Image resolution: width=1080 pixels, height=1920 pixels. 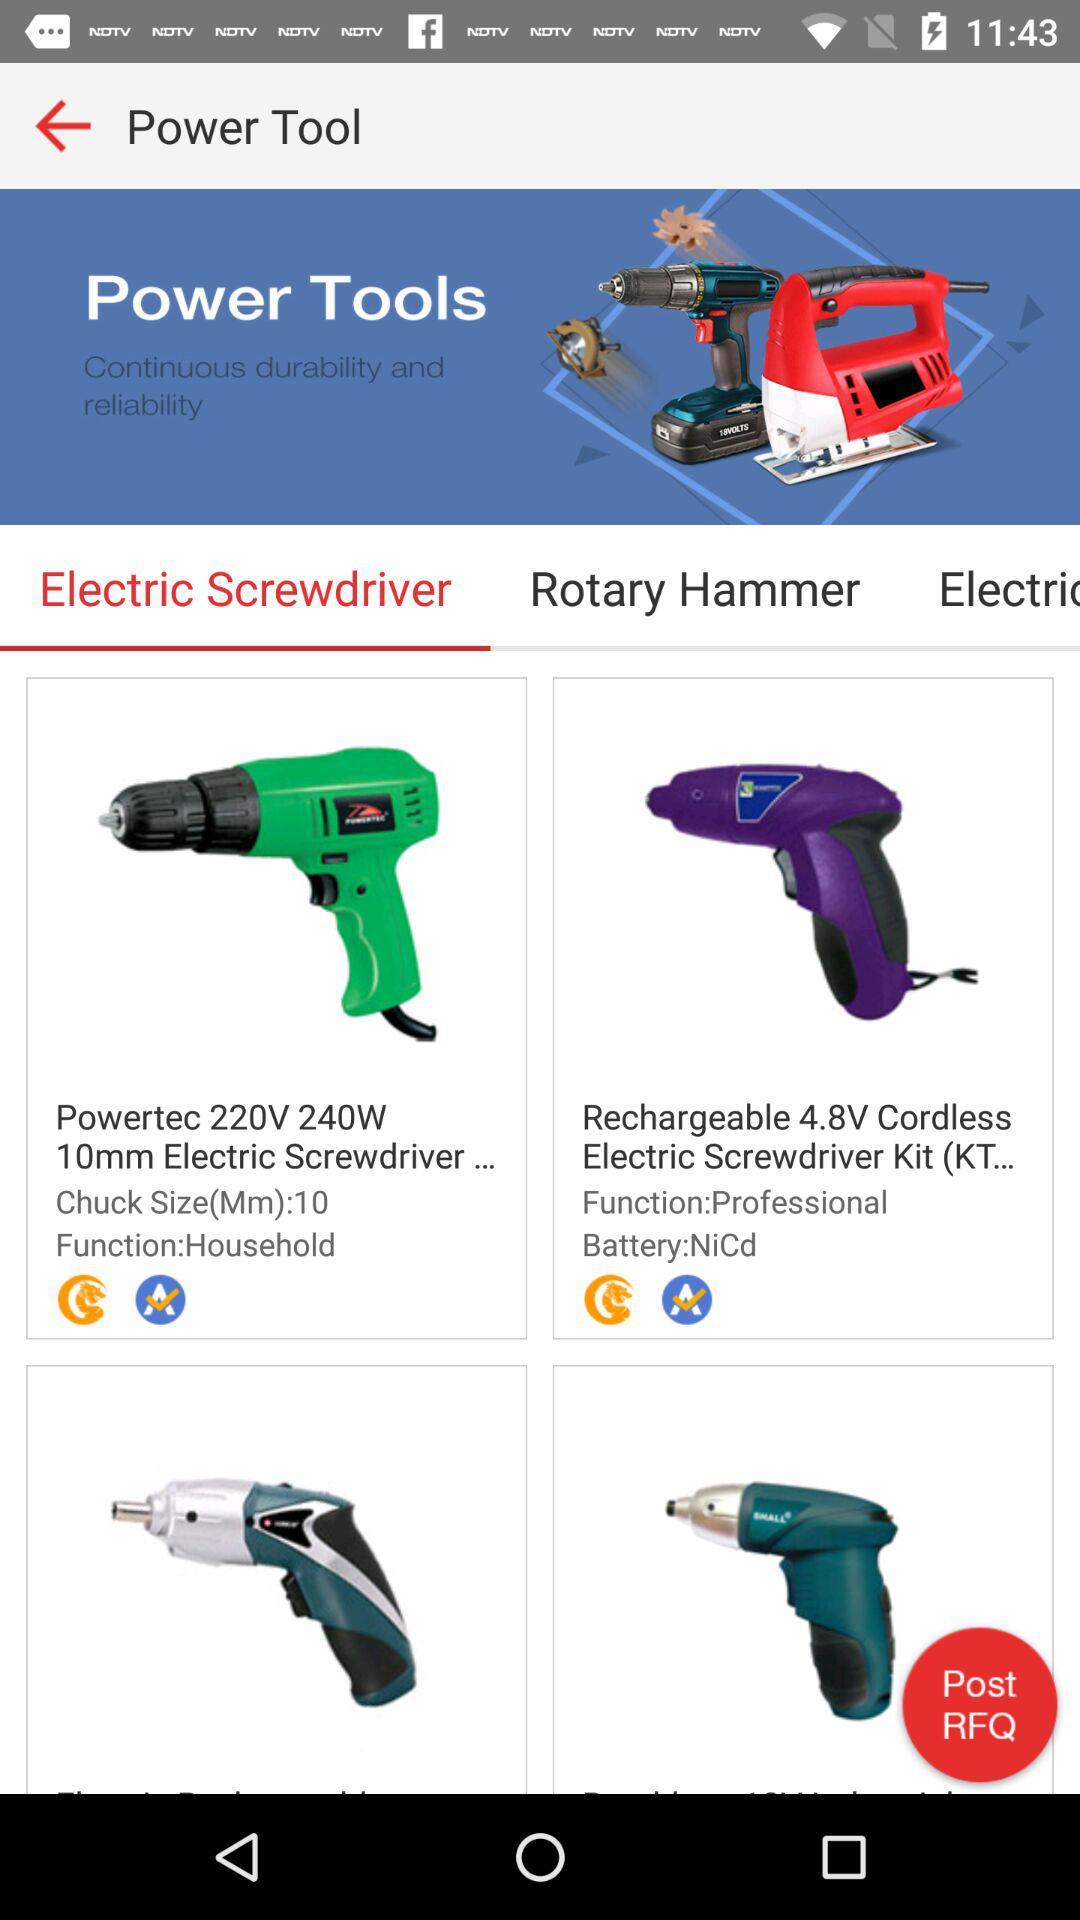 I want to click on go back, so click(x=61, y=124).